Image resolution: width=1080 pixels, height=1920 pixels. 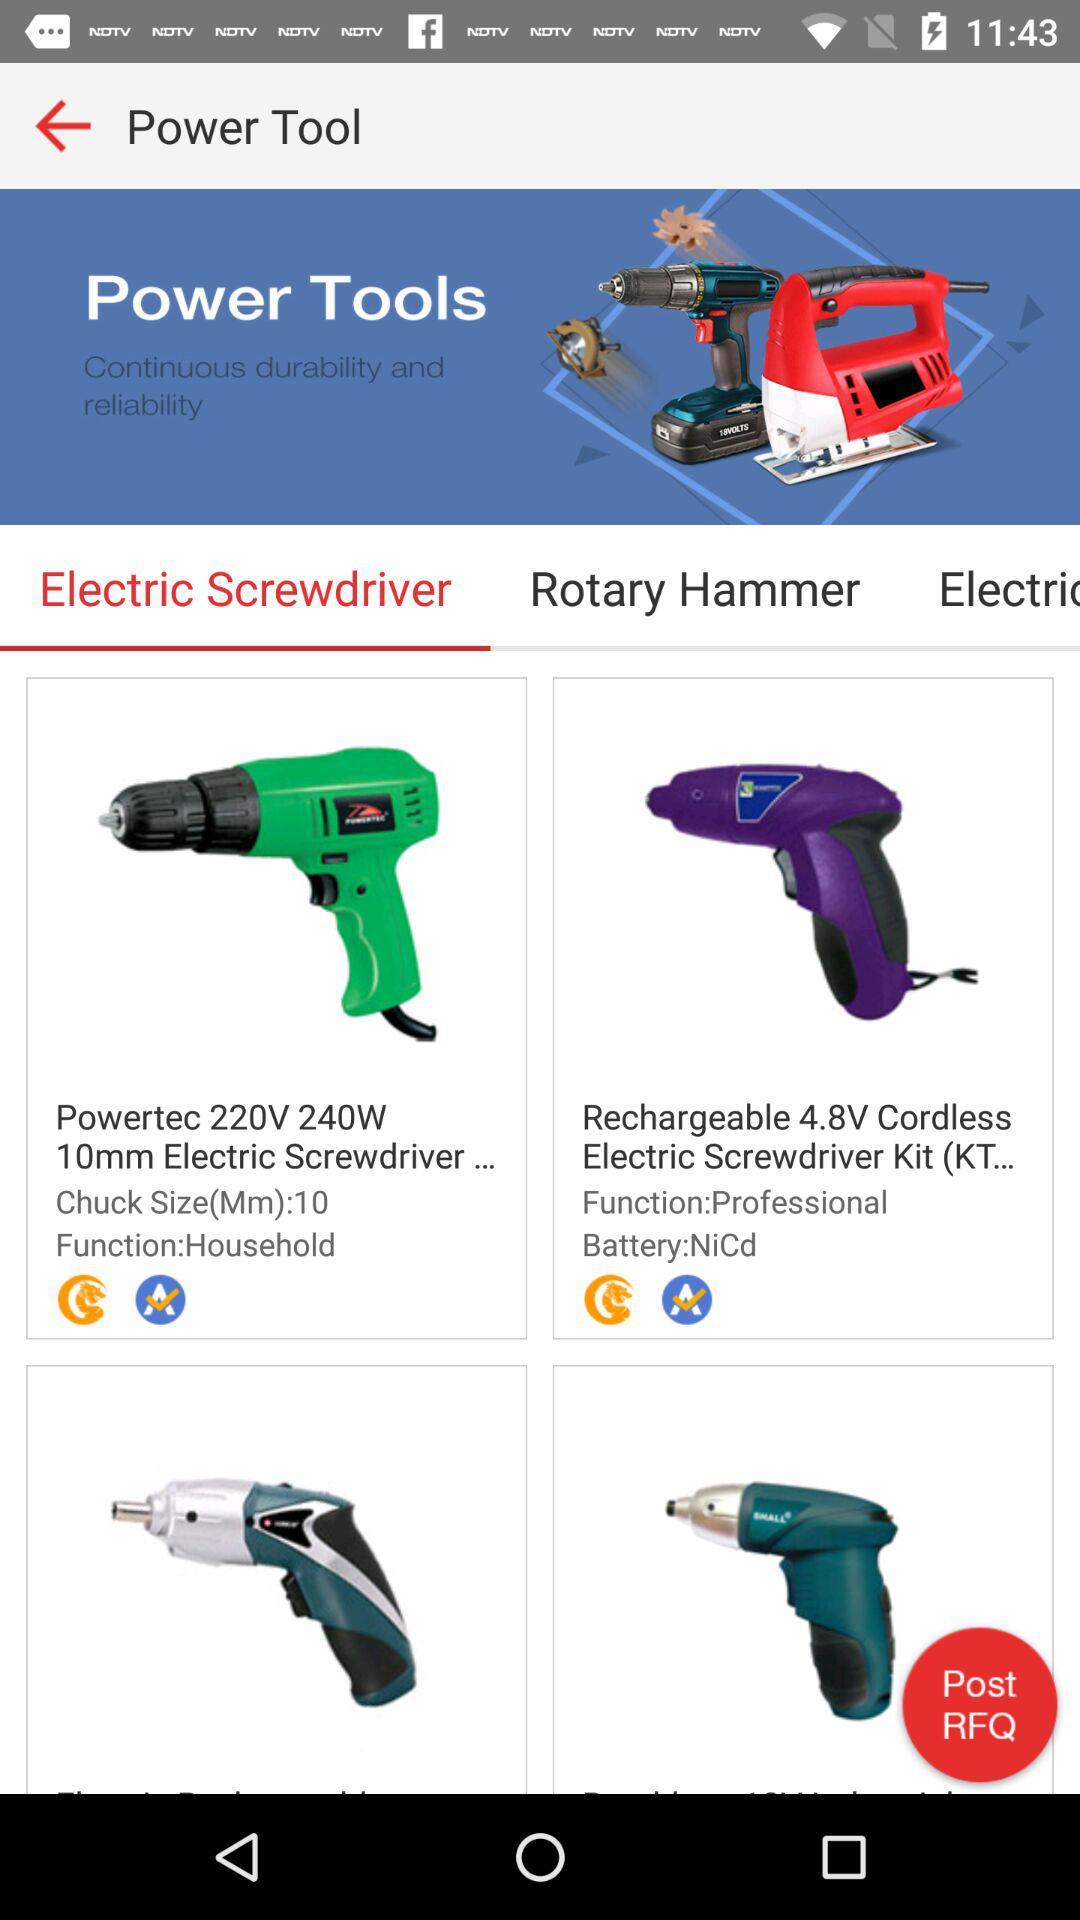 I want to click on go back, so click(x=61, y=124).